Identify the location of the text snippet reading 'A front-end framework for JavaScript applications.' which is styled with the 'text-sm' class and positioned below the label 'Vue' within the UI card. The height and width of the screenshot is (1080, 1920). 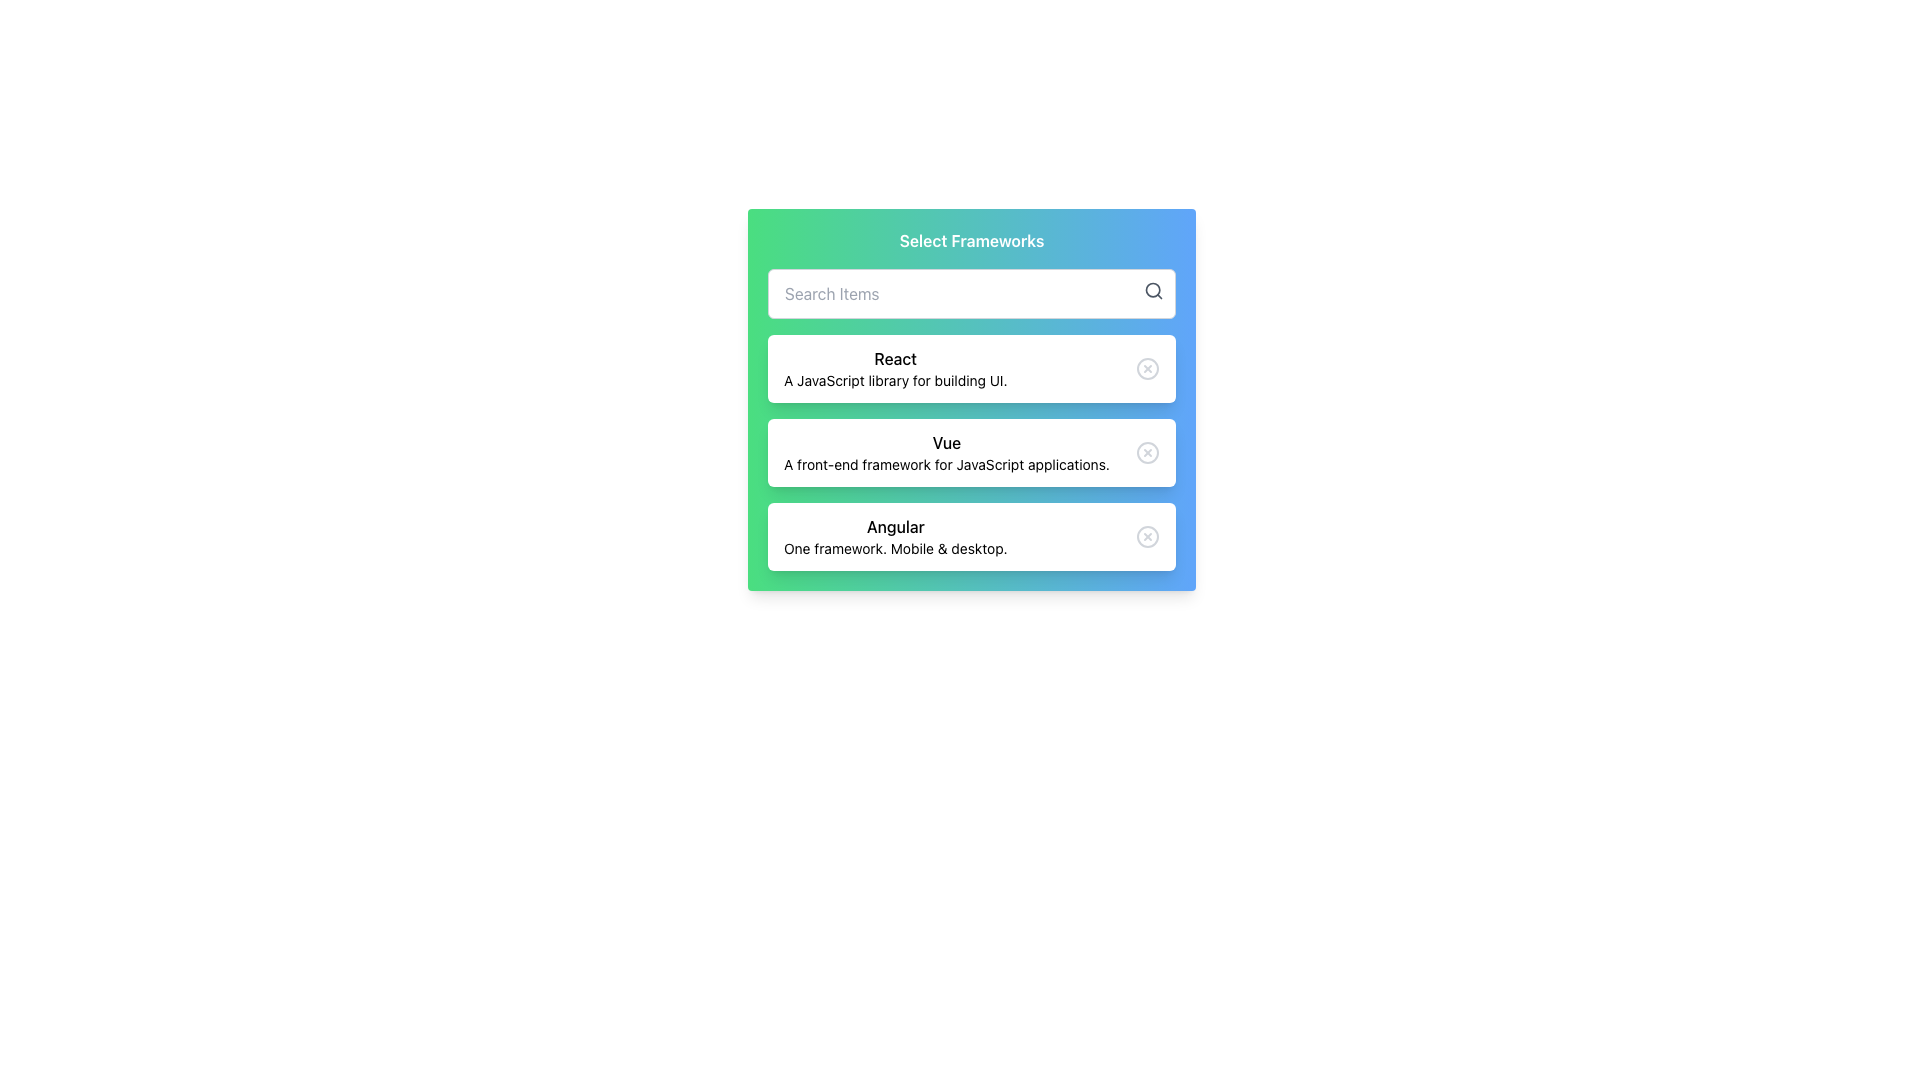
(945, 465).